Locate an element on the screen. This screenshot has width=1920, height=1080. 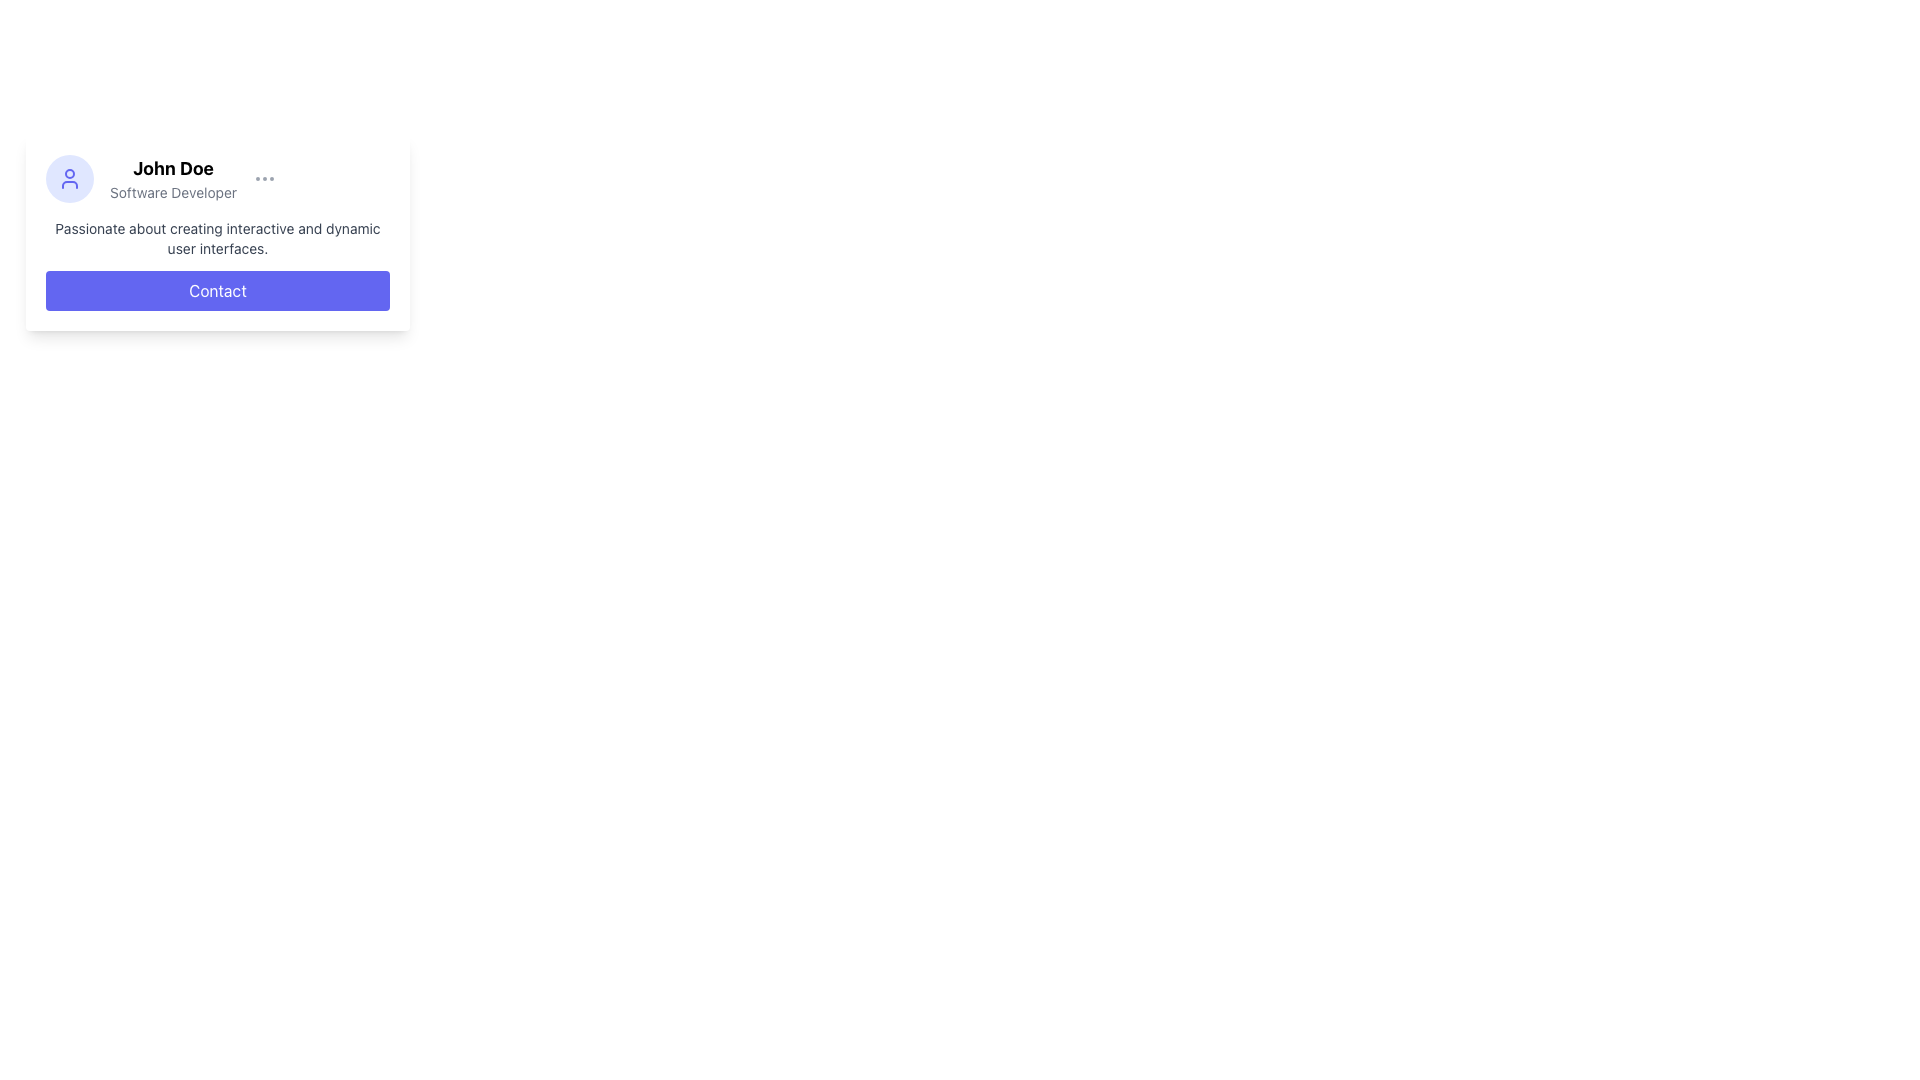
the Text Label that provides additional information about a person or entity, specifically their professional title or role, located below 'John Doe' in the left-central card-like component is located at coordinates (173, 192).